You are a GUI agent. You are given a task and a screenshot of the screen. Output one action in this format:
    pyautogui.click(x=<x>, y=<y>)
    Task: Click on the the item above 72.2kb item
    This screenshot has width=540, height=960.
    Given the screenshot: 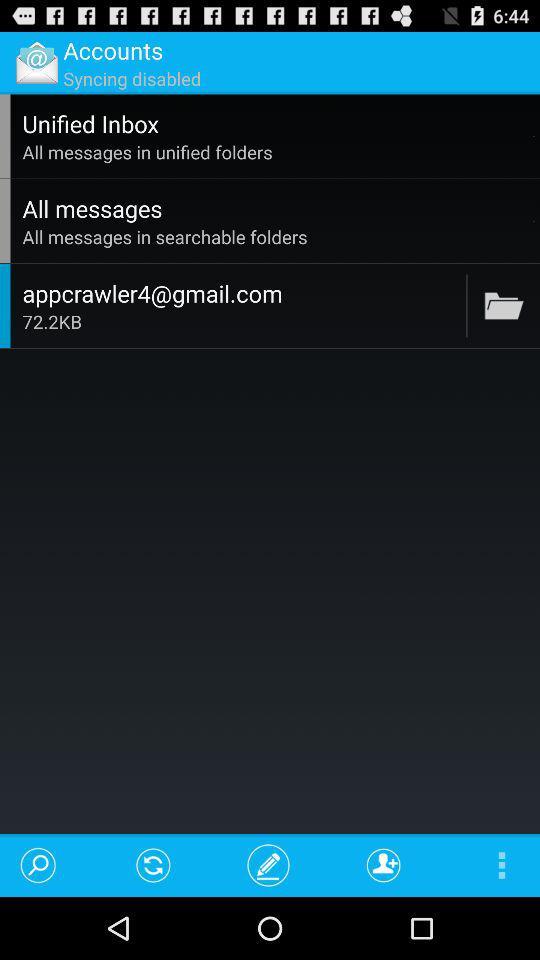 What is the action you would take?
    pyautogui.click(x=241, y=292)
    